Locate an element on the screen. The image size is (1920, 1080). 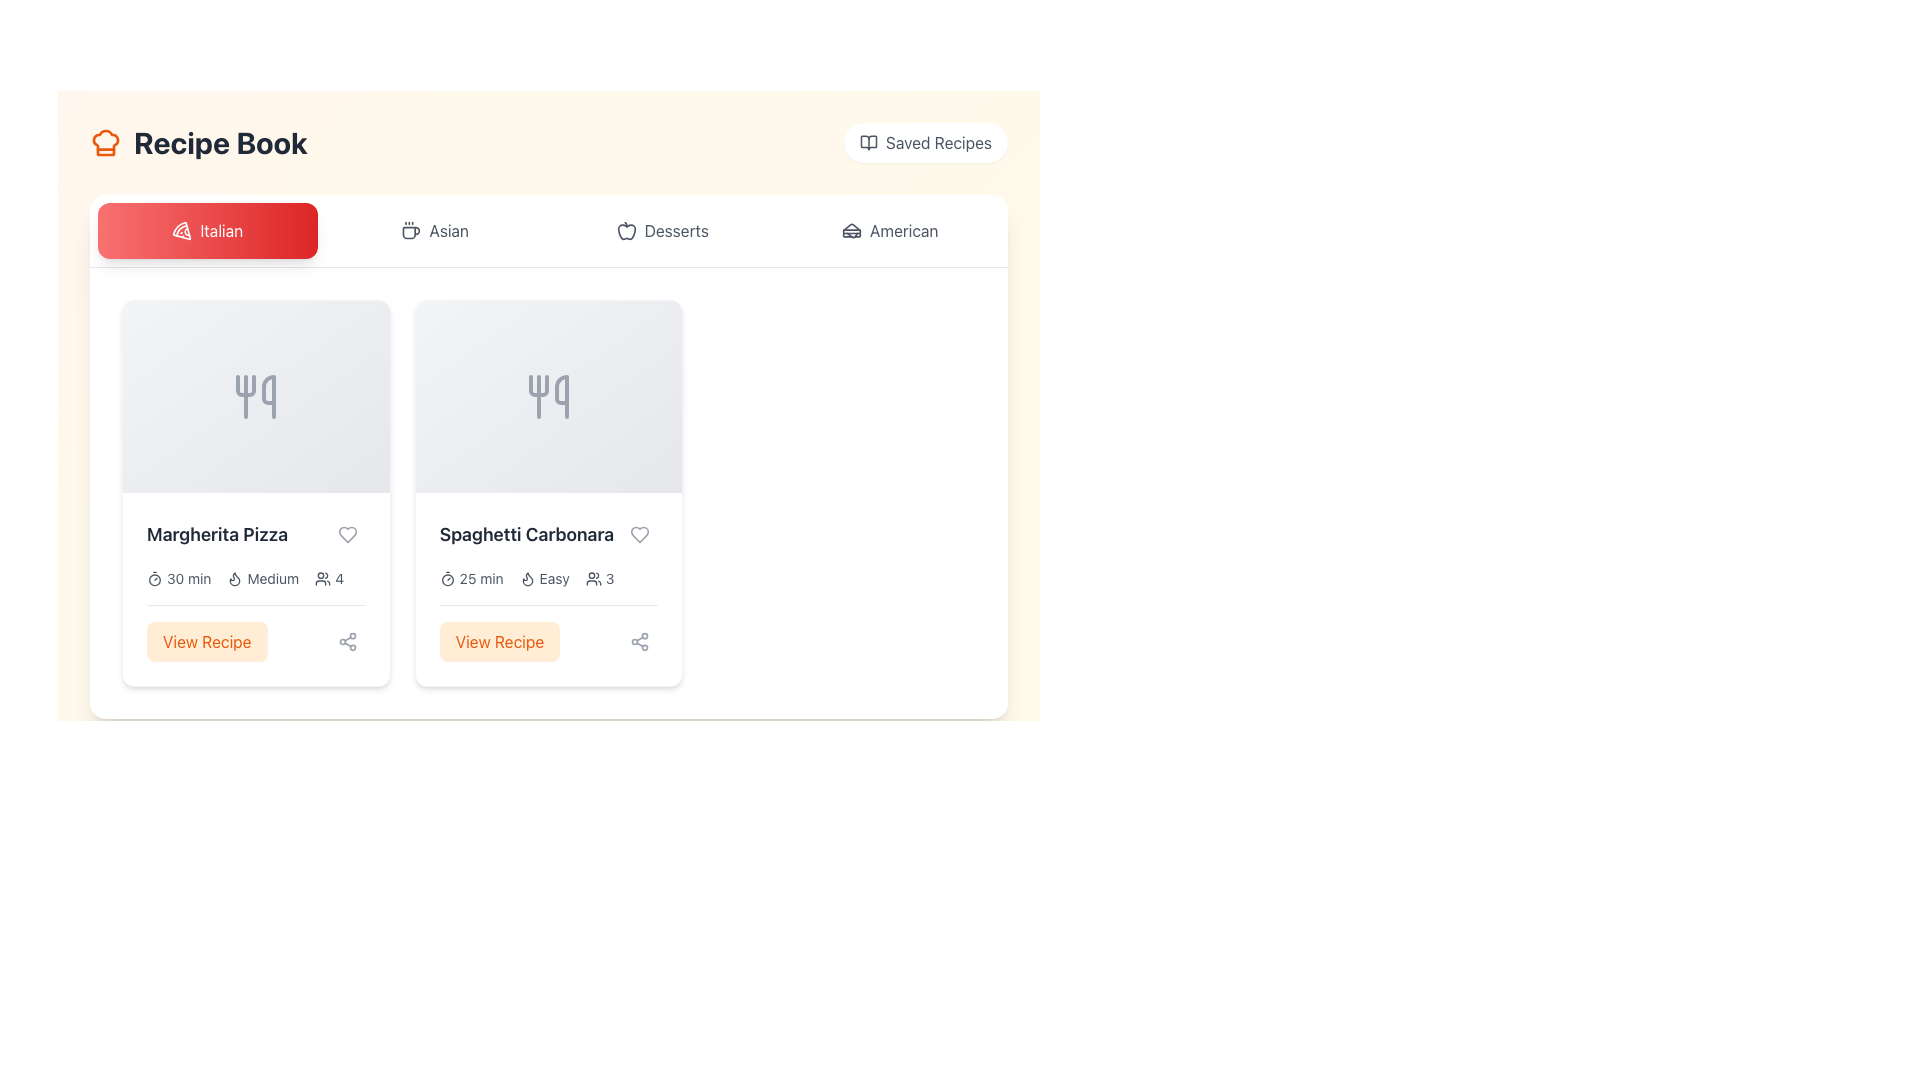
the icon that indicates the number of people associated with the 'Spaghetti Carbonara' recipe, located to the right of 'Easy' and left of the number '3' is located at coordinates (592, 578).